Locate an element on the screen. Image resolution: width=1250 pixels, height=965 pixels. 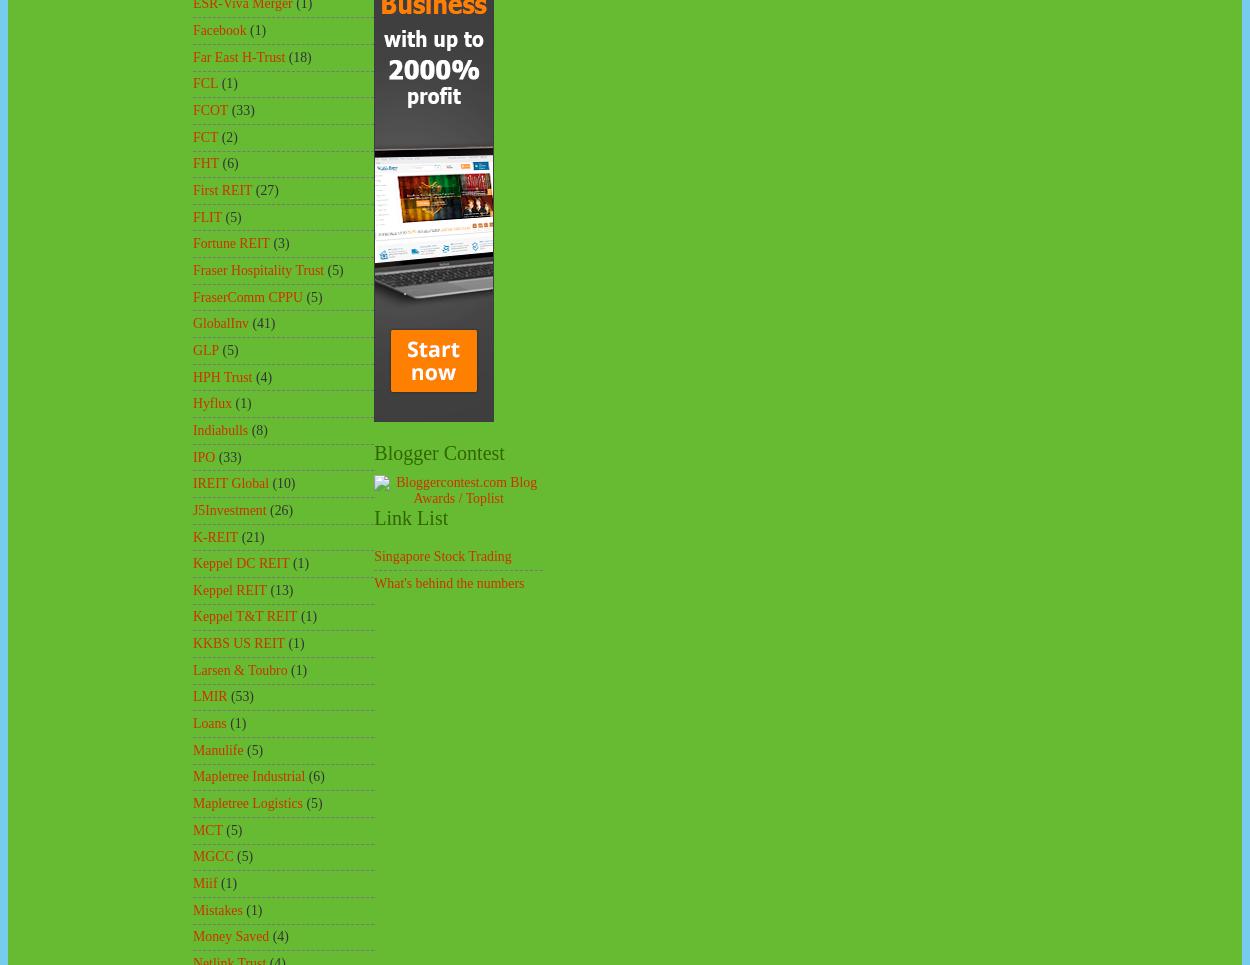
'First REIT' is located at coordinates (221, 189).